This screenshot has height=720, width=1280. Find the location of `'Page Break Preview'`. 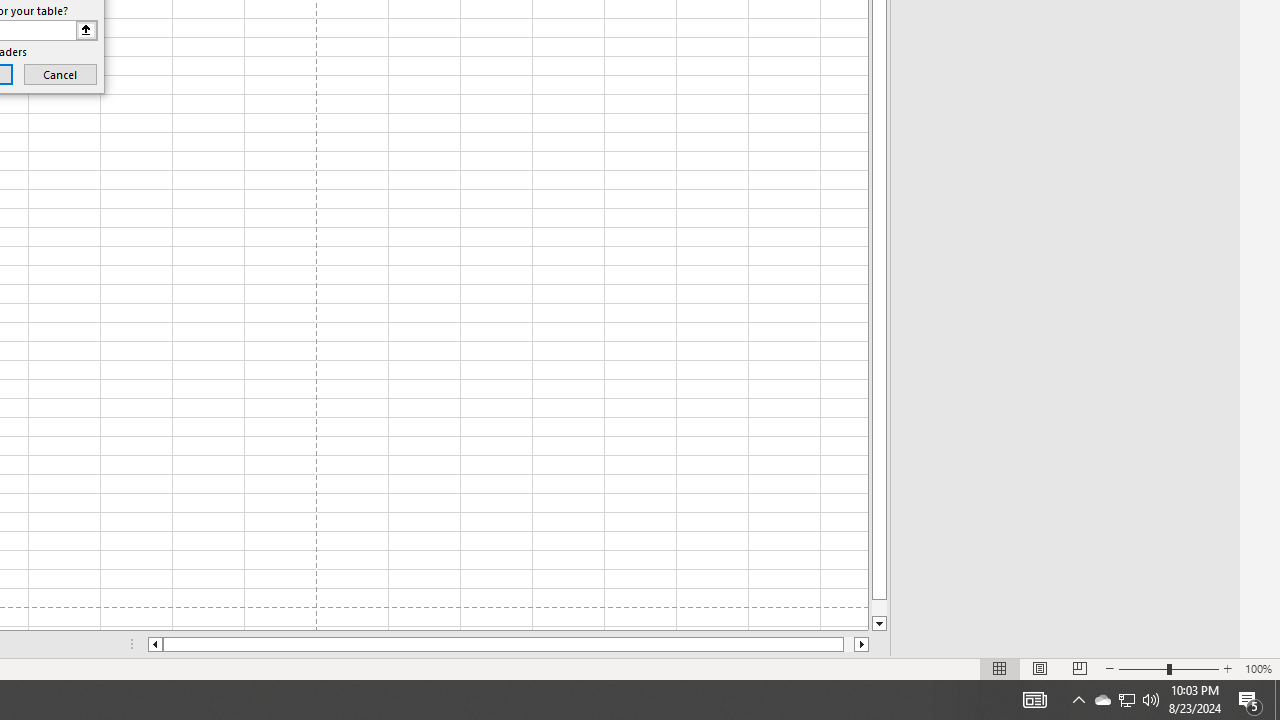

'Page Break Preview' is located at coordinates (1078, 669).